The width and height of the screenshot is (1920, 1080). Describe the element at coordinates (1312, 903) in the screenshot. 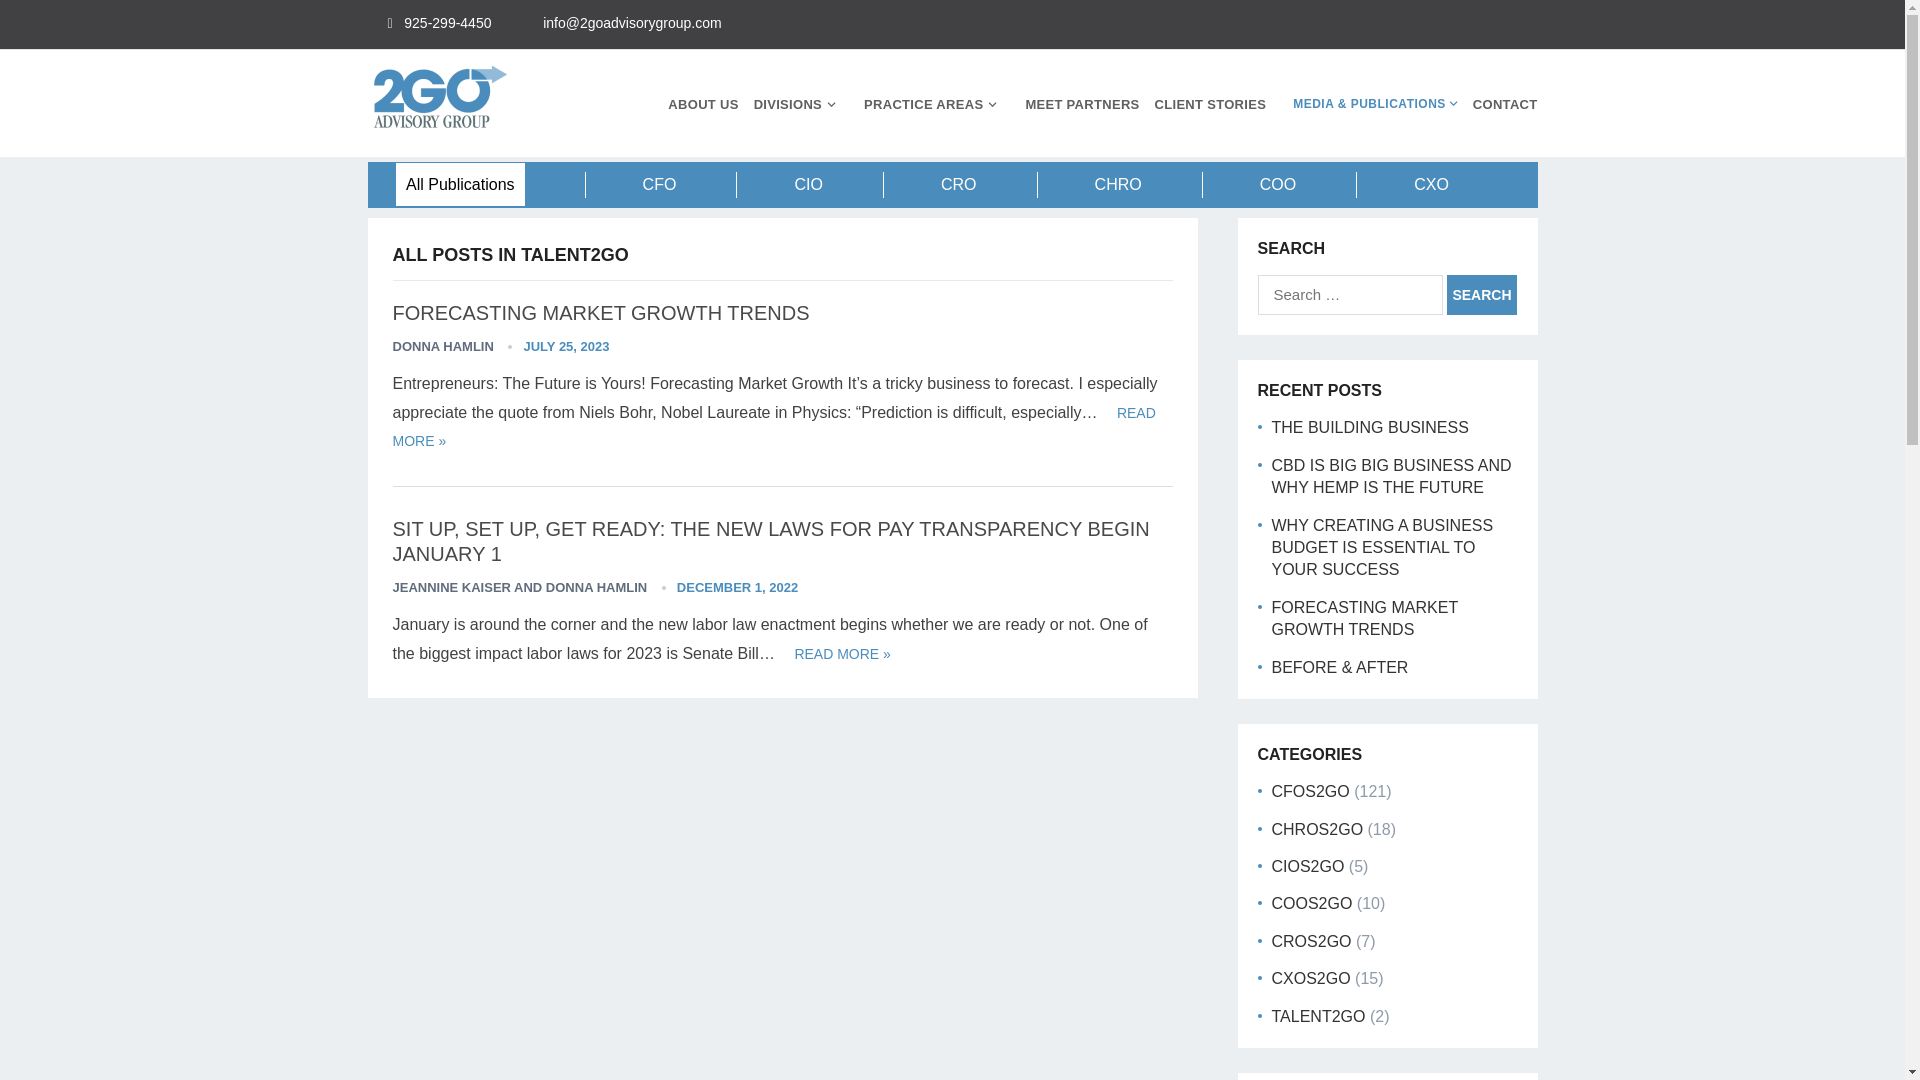

I see `'COOS2GO'` at that location.